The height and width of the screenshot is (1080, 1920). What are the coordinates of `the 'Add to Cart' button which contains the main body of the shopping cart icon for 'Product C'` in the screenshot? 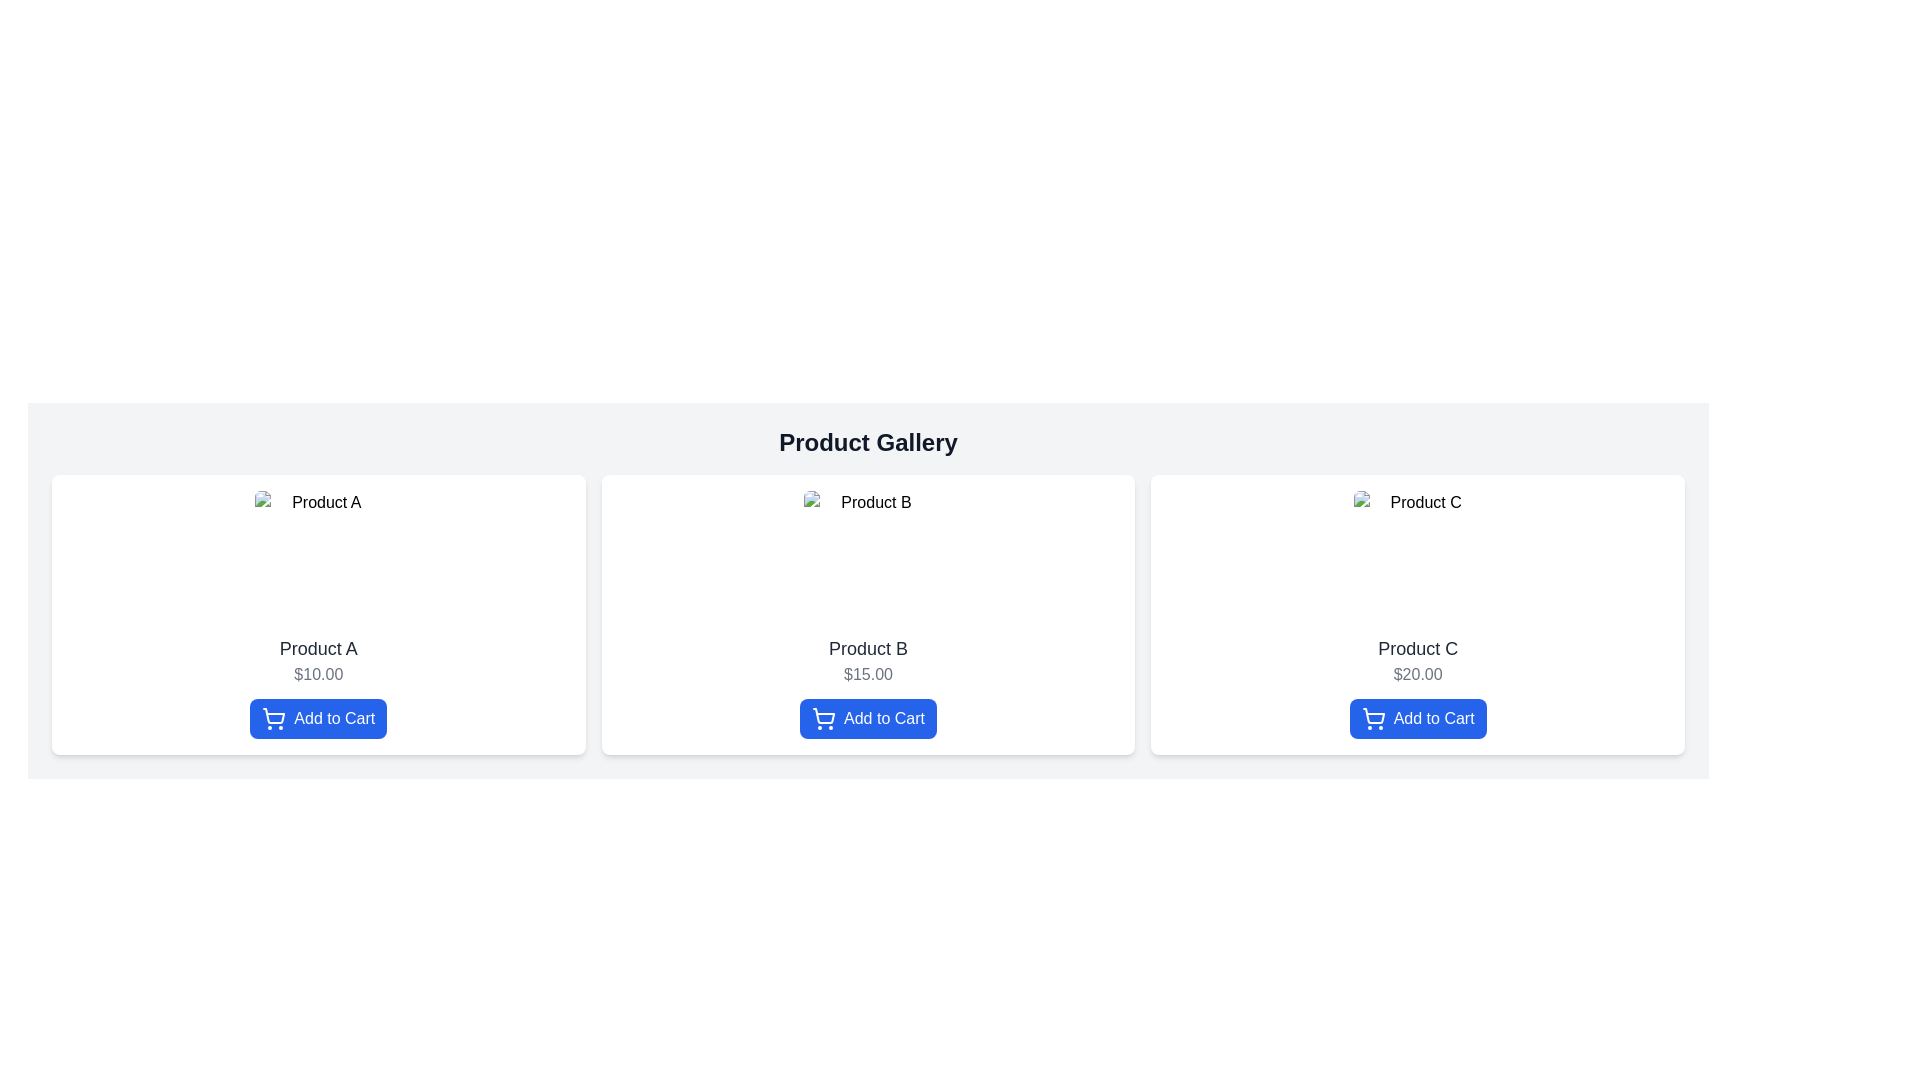 It's located at (1372, 715).